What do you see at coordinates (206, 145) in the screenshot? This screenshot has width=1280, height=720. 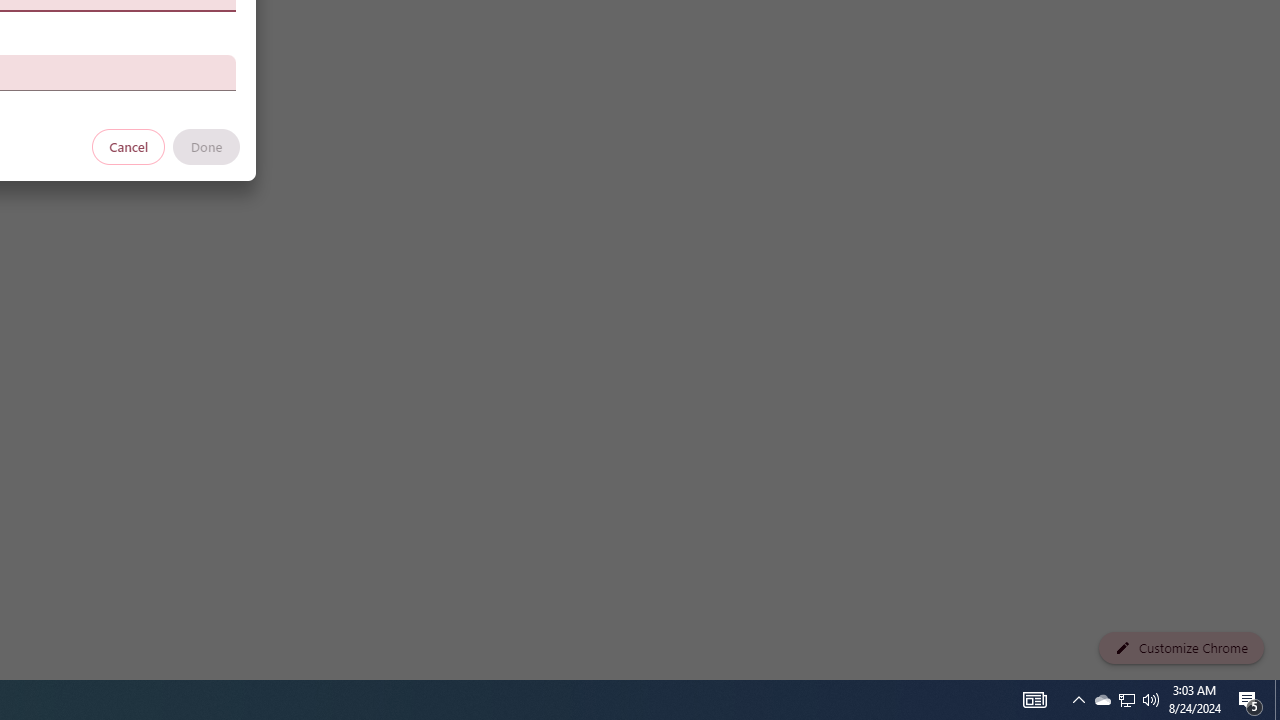 I see `'Done'` at bounding box center [206, 145].